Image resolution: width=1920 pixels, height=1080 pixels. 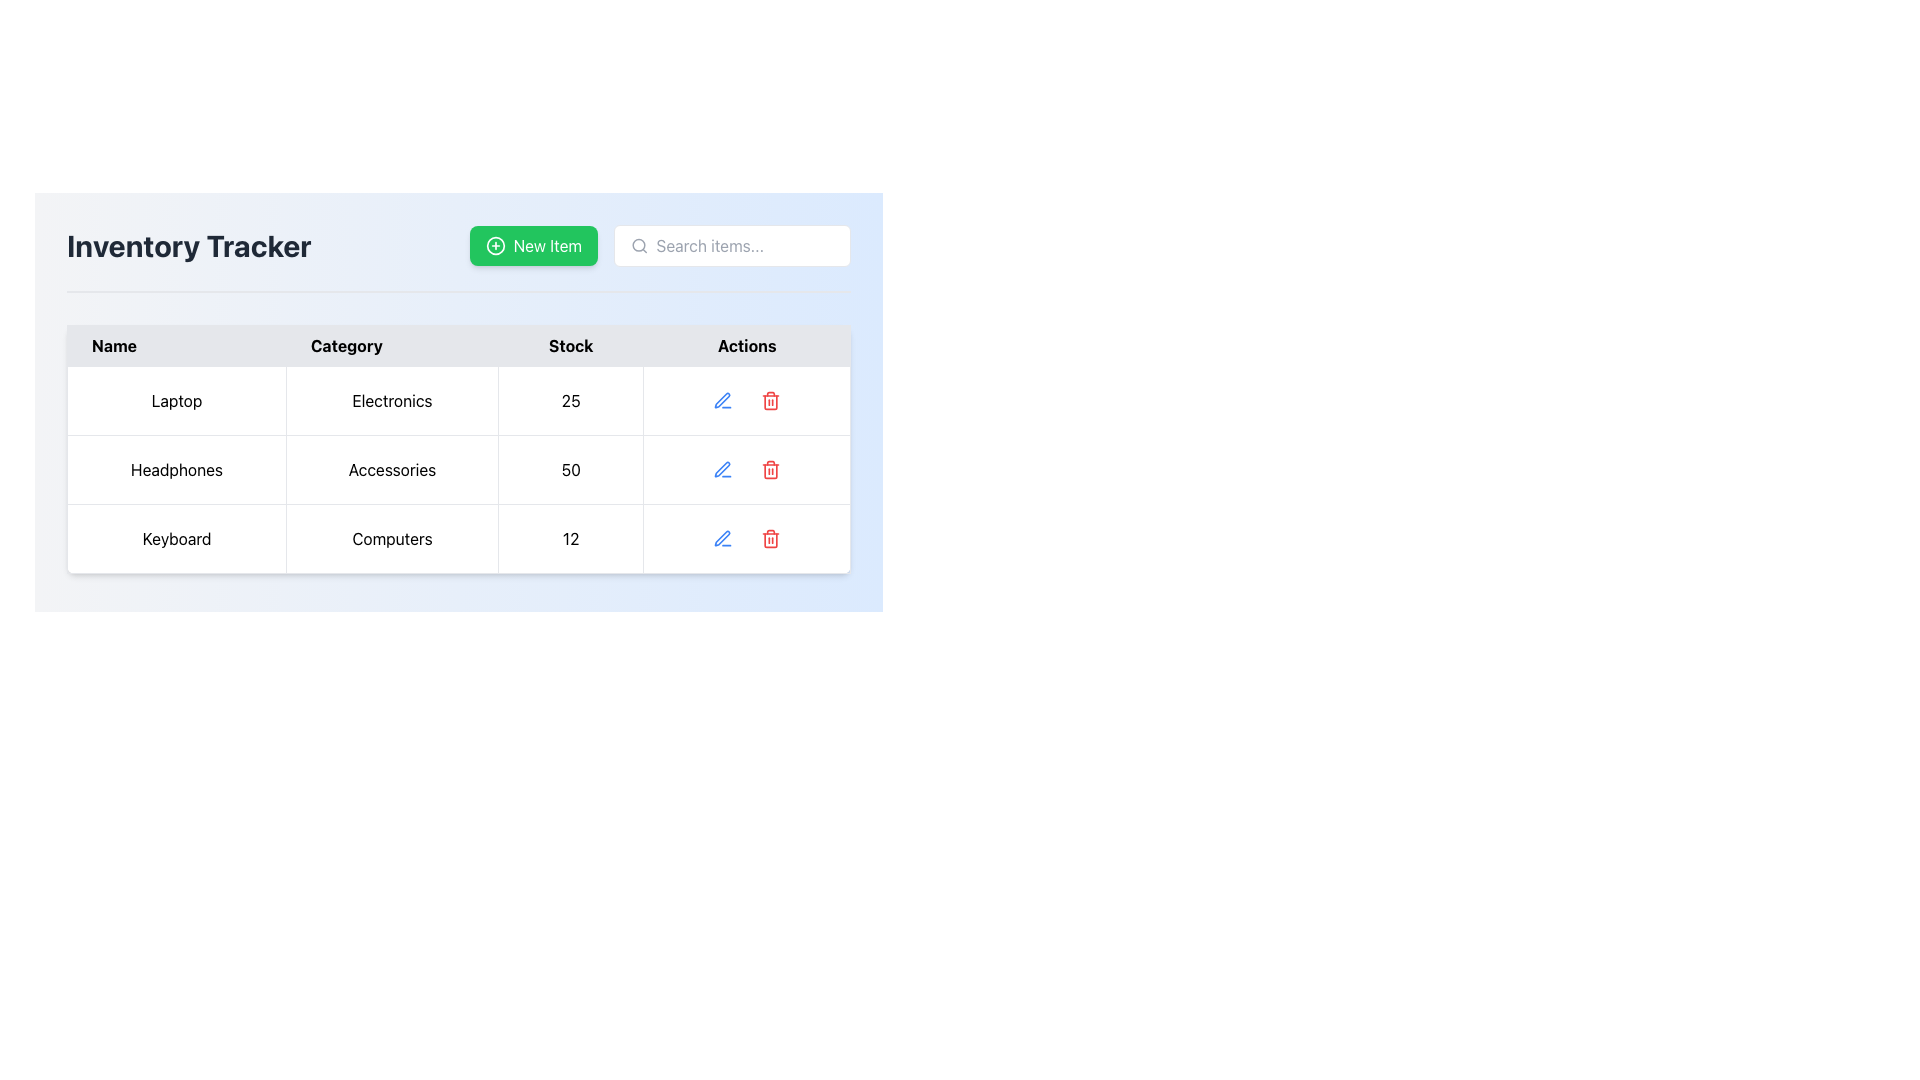 I want to click on the table cell displaying the word 'Accessories' located in the second row of the 'Category' column, so click(x=392, y=470).